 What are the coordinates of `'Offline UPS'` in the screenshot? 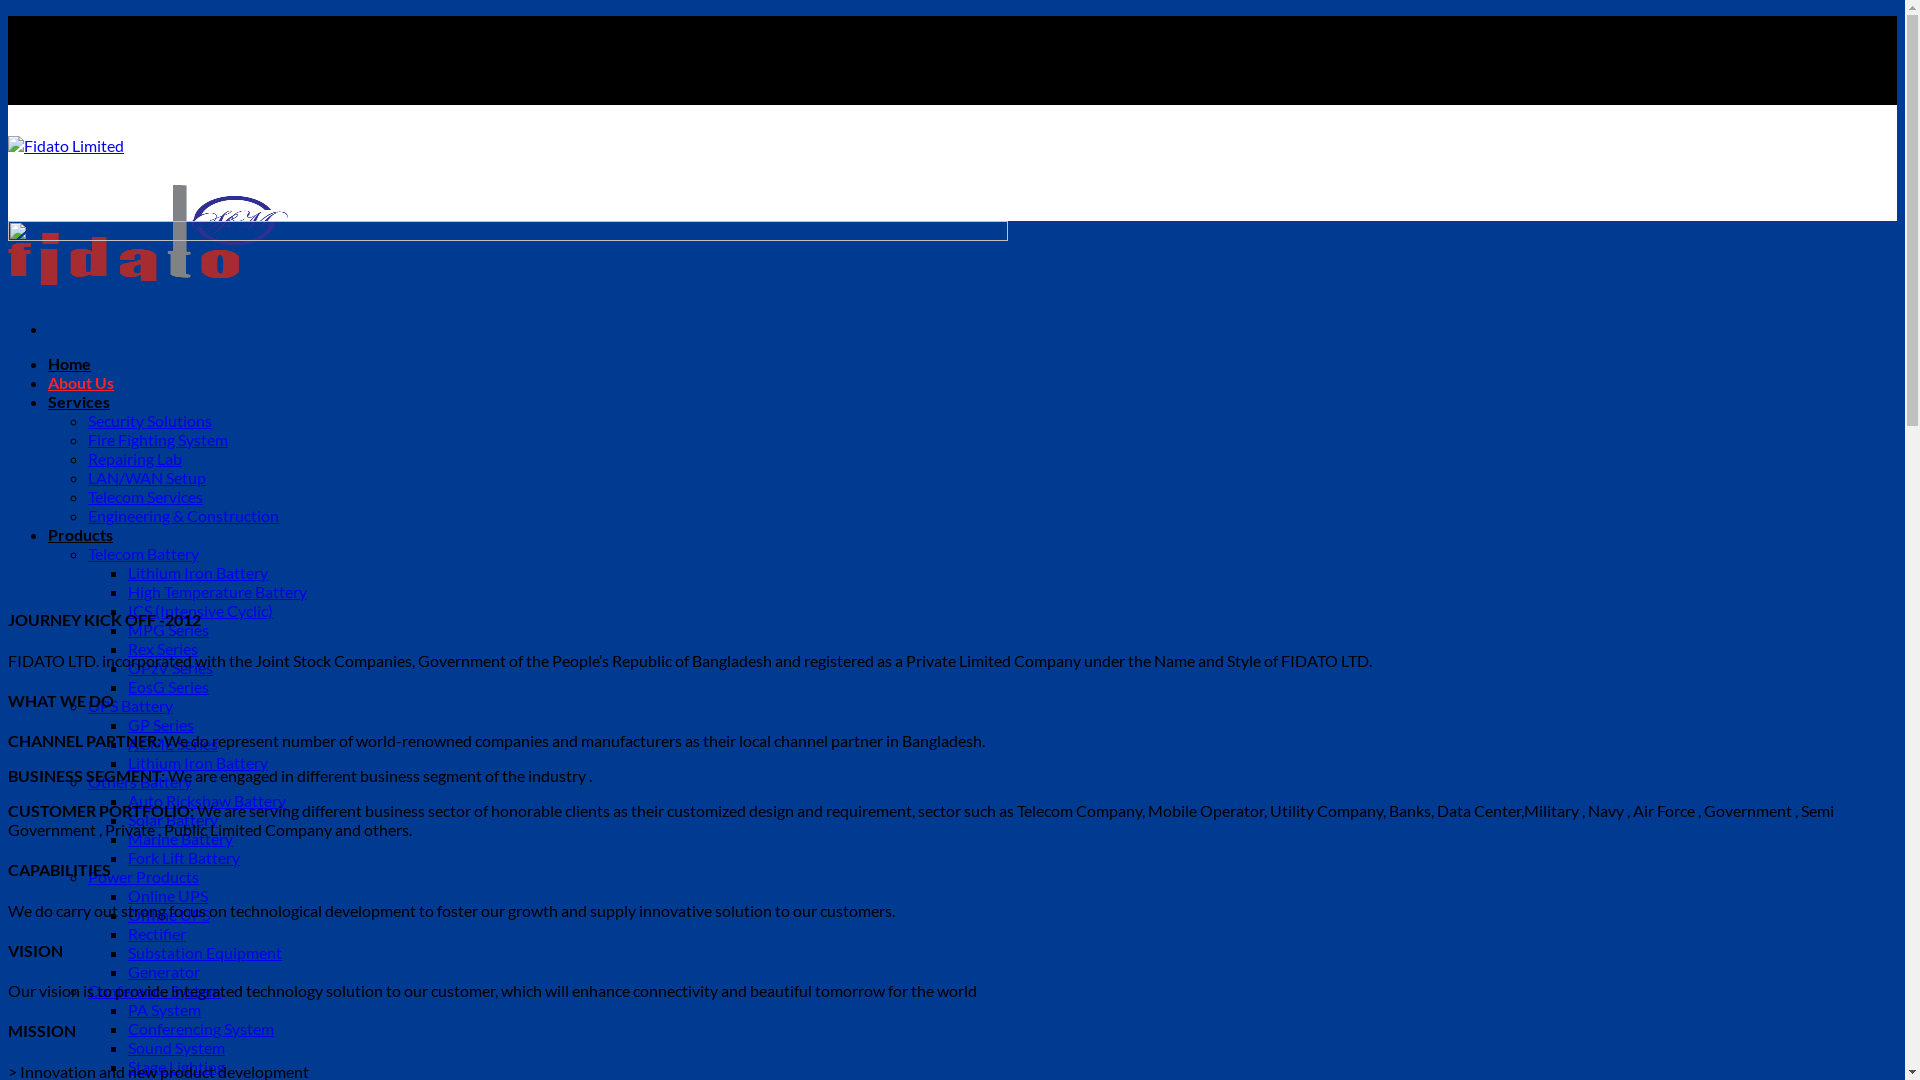 It's located at (127, 914).